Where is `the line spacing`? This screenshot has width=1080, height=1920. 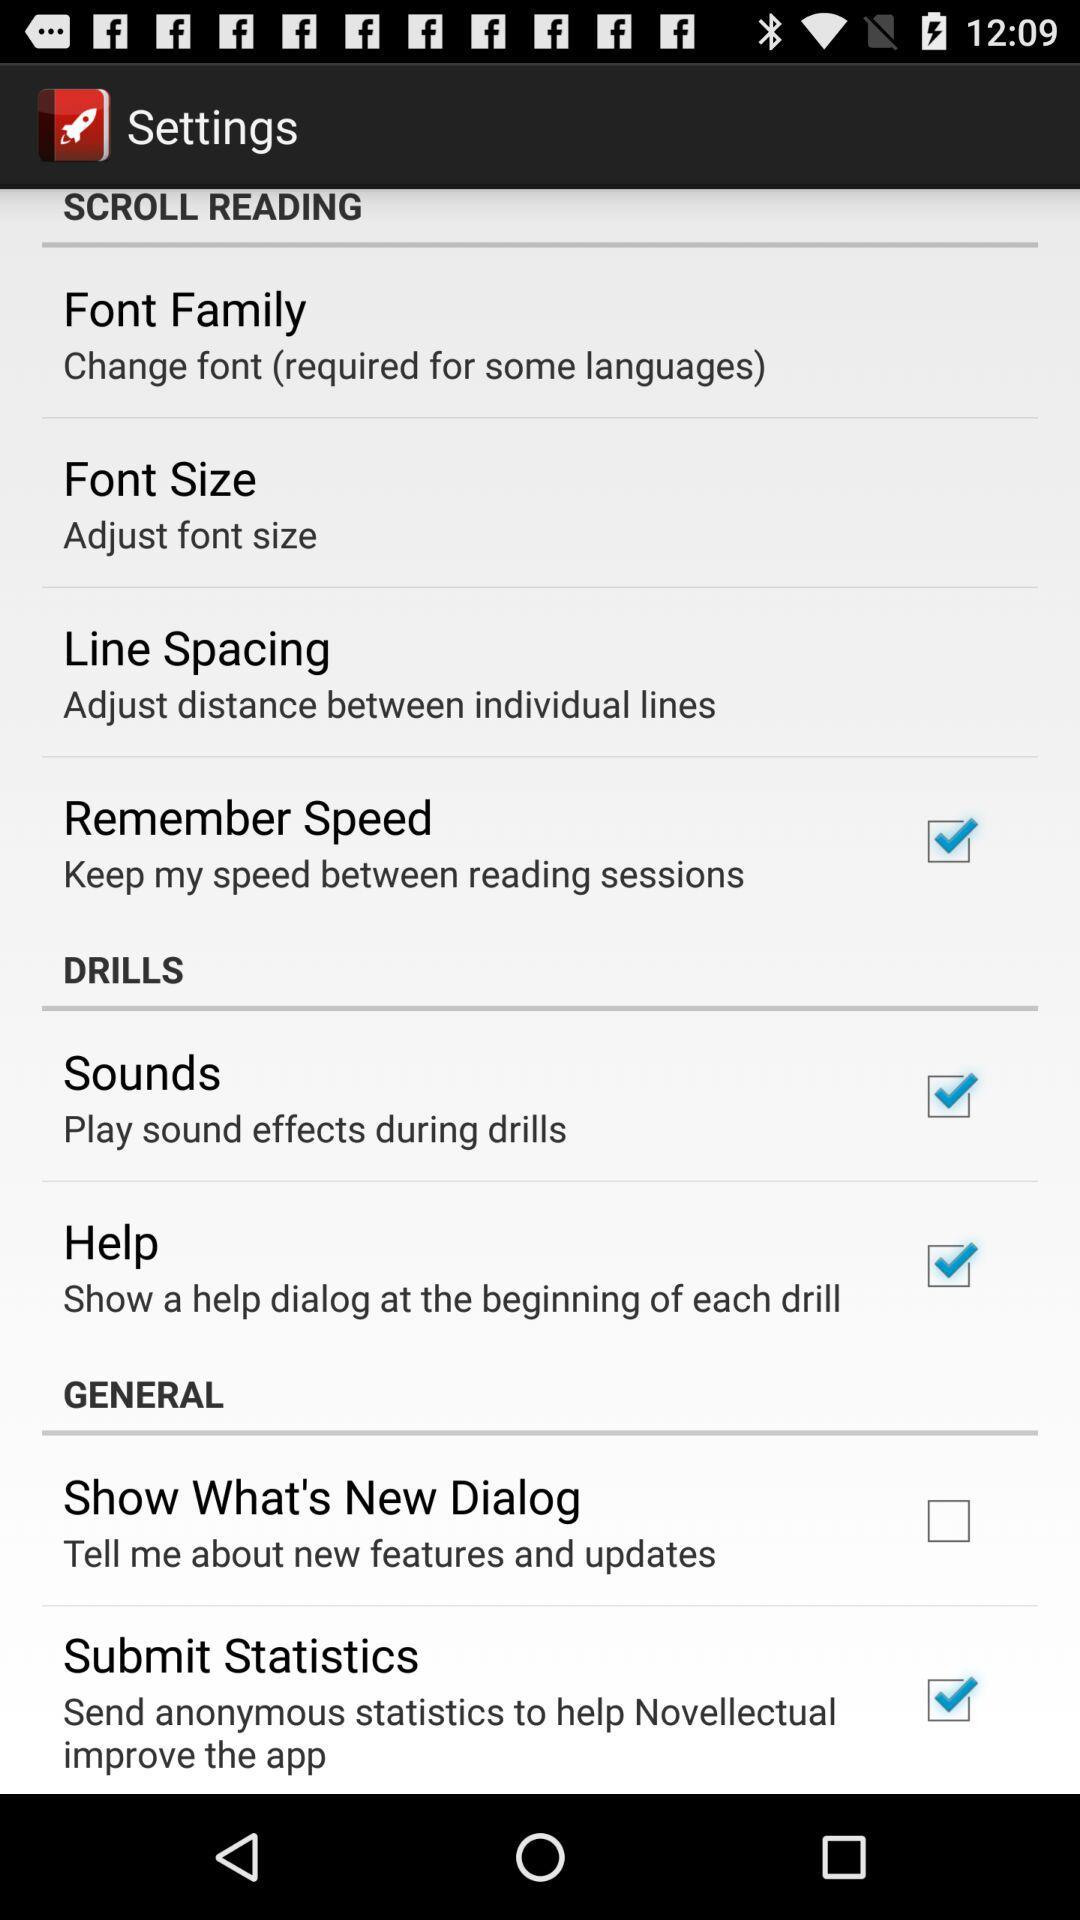
the line spacing is located at coordinates (196, 646).